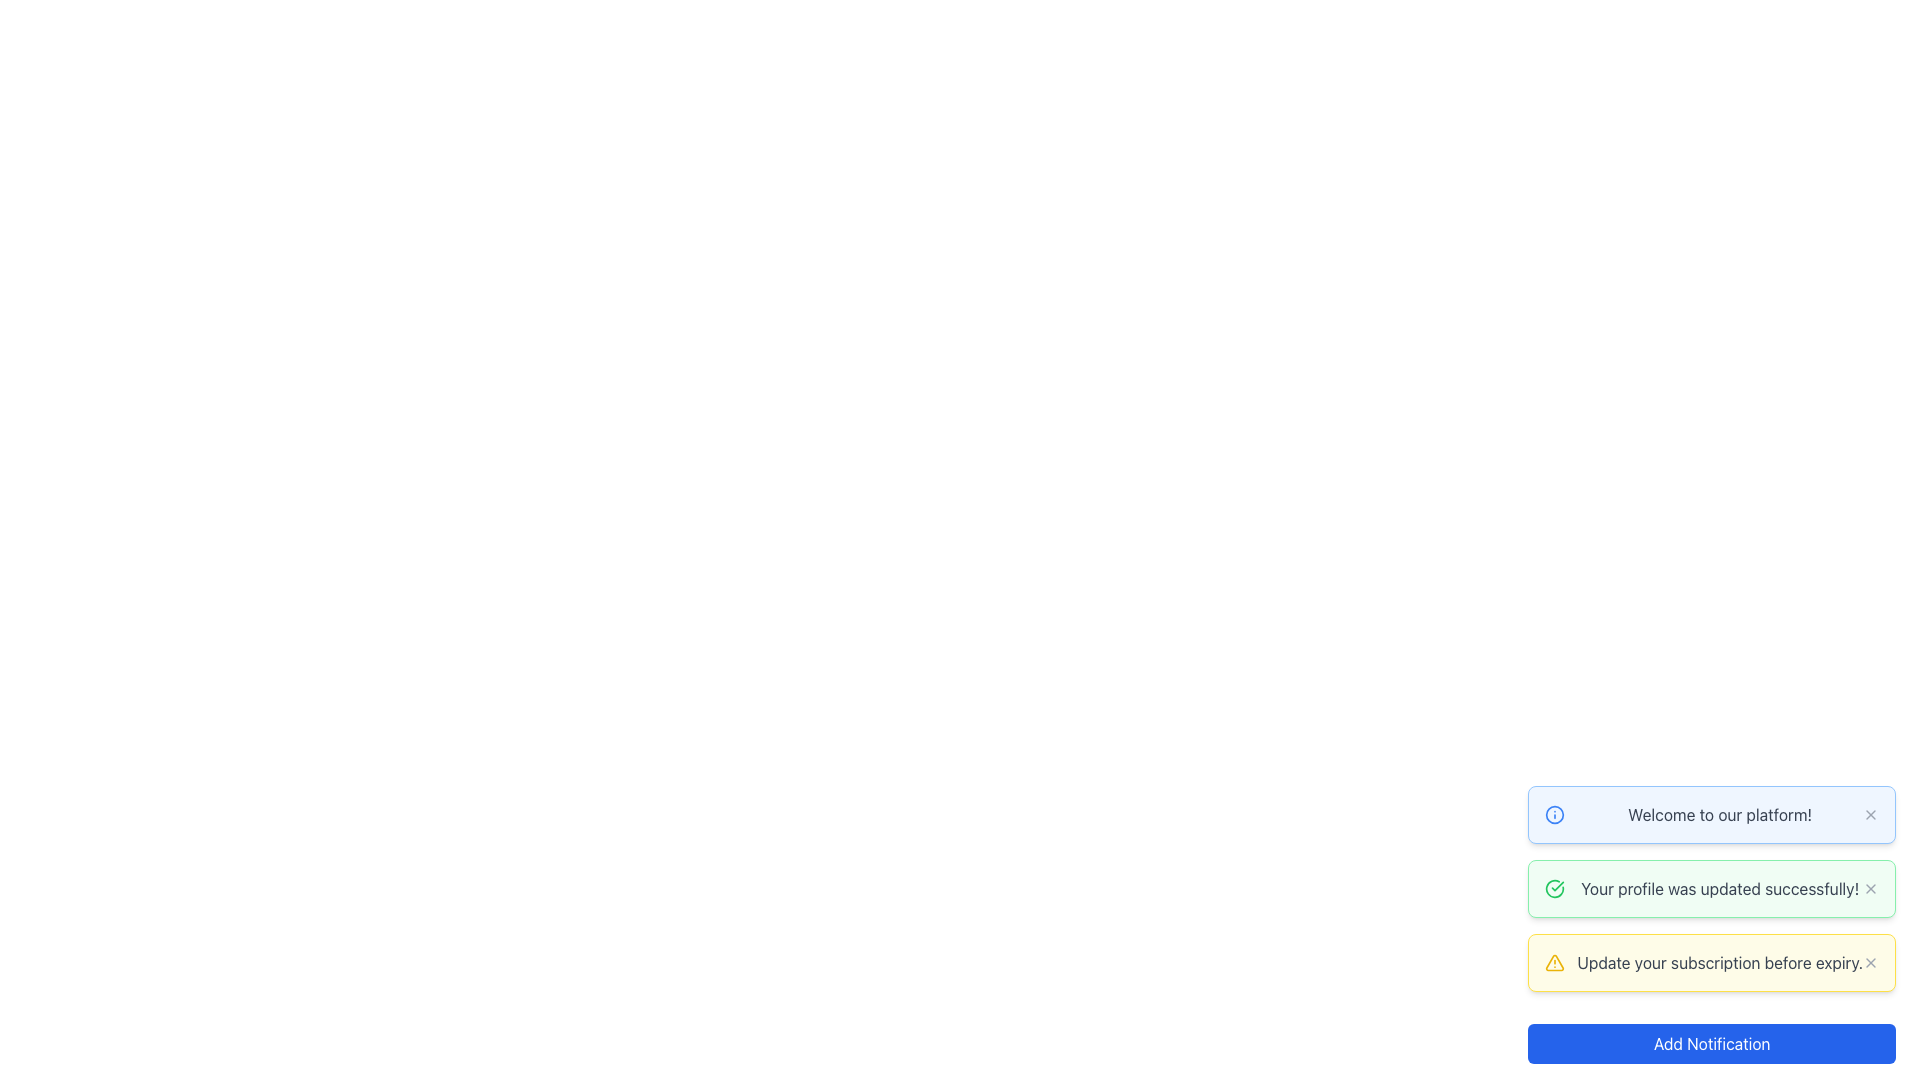 Image resolution: width=1920 pixels, height=1080 pixels. I want to click on notification message about the successful update of the user's profile, which is the text element located in the second notification box from the top in the notification panel, so click(1719, 887).